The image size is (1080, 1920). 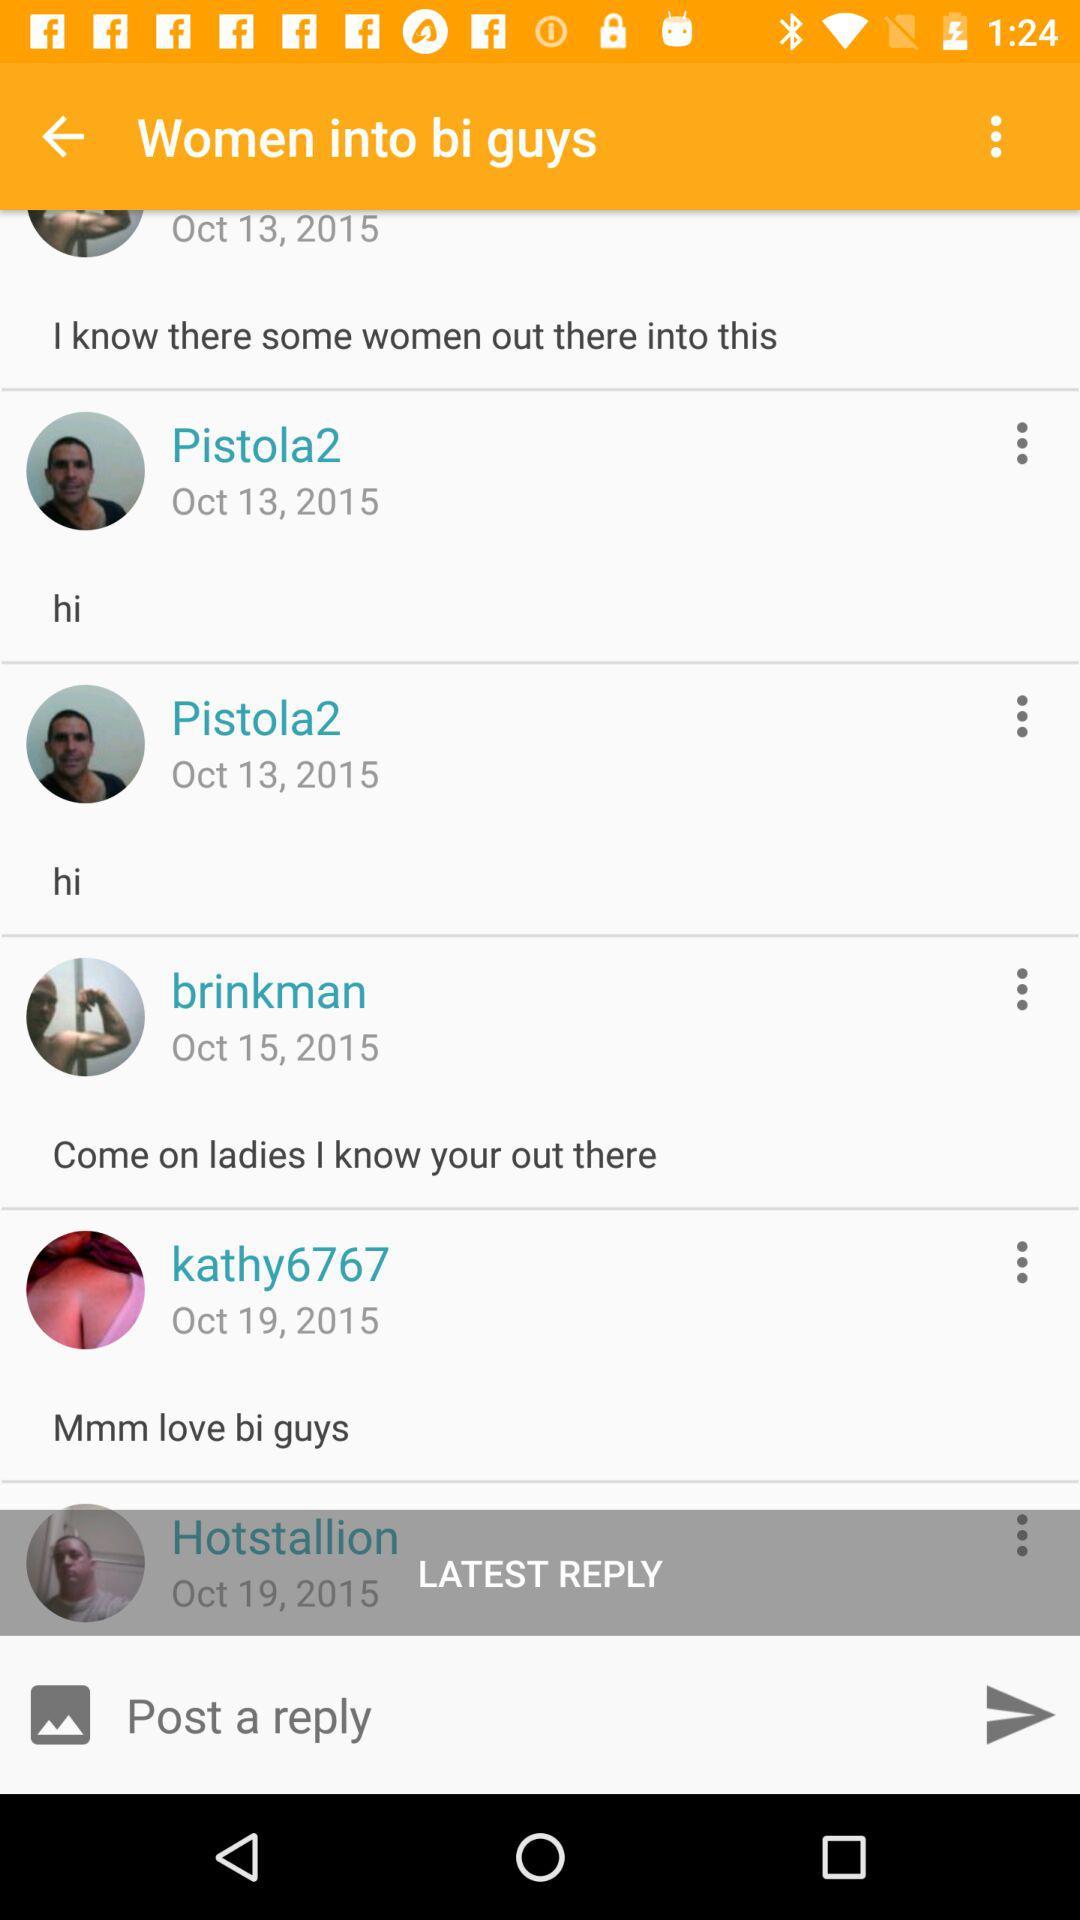 What do you see at coordinates (540, 1713) in the screenshot?
I see `posts a reply in the thread` at bounding box center [540, 1713].